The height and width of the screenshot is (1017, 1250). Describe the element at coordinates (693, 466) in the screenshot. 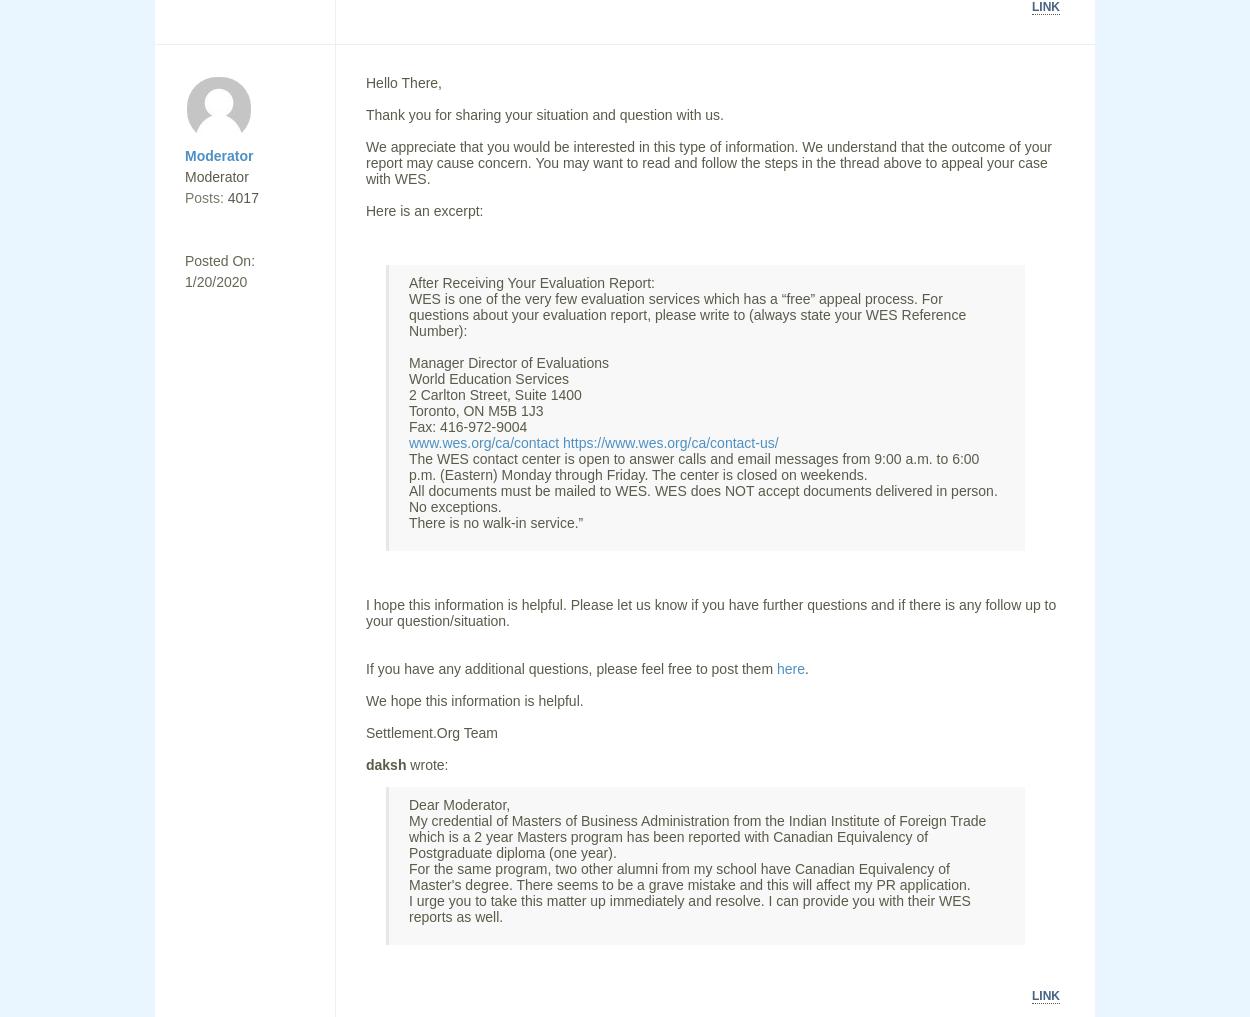

I see `'The WES contact center is open to answer calls and email messages from 9:00 a.m. to 6:00 p.m. (Eastern) Monday through Friday. The center is closed on weekends.'` at that location.